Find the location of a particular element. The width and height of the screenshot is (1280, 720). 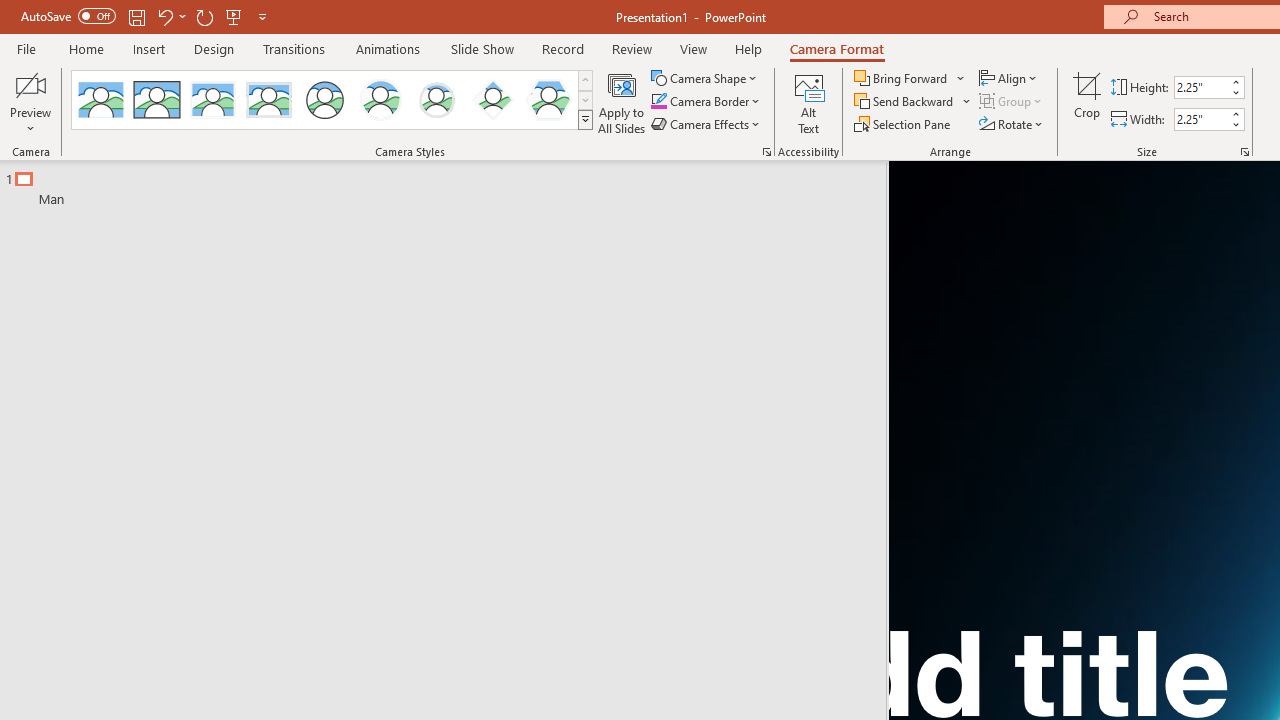

'Apply to All Slides' is located at coordinates (621, 103).